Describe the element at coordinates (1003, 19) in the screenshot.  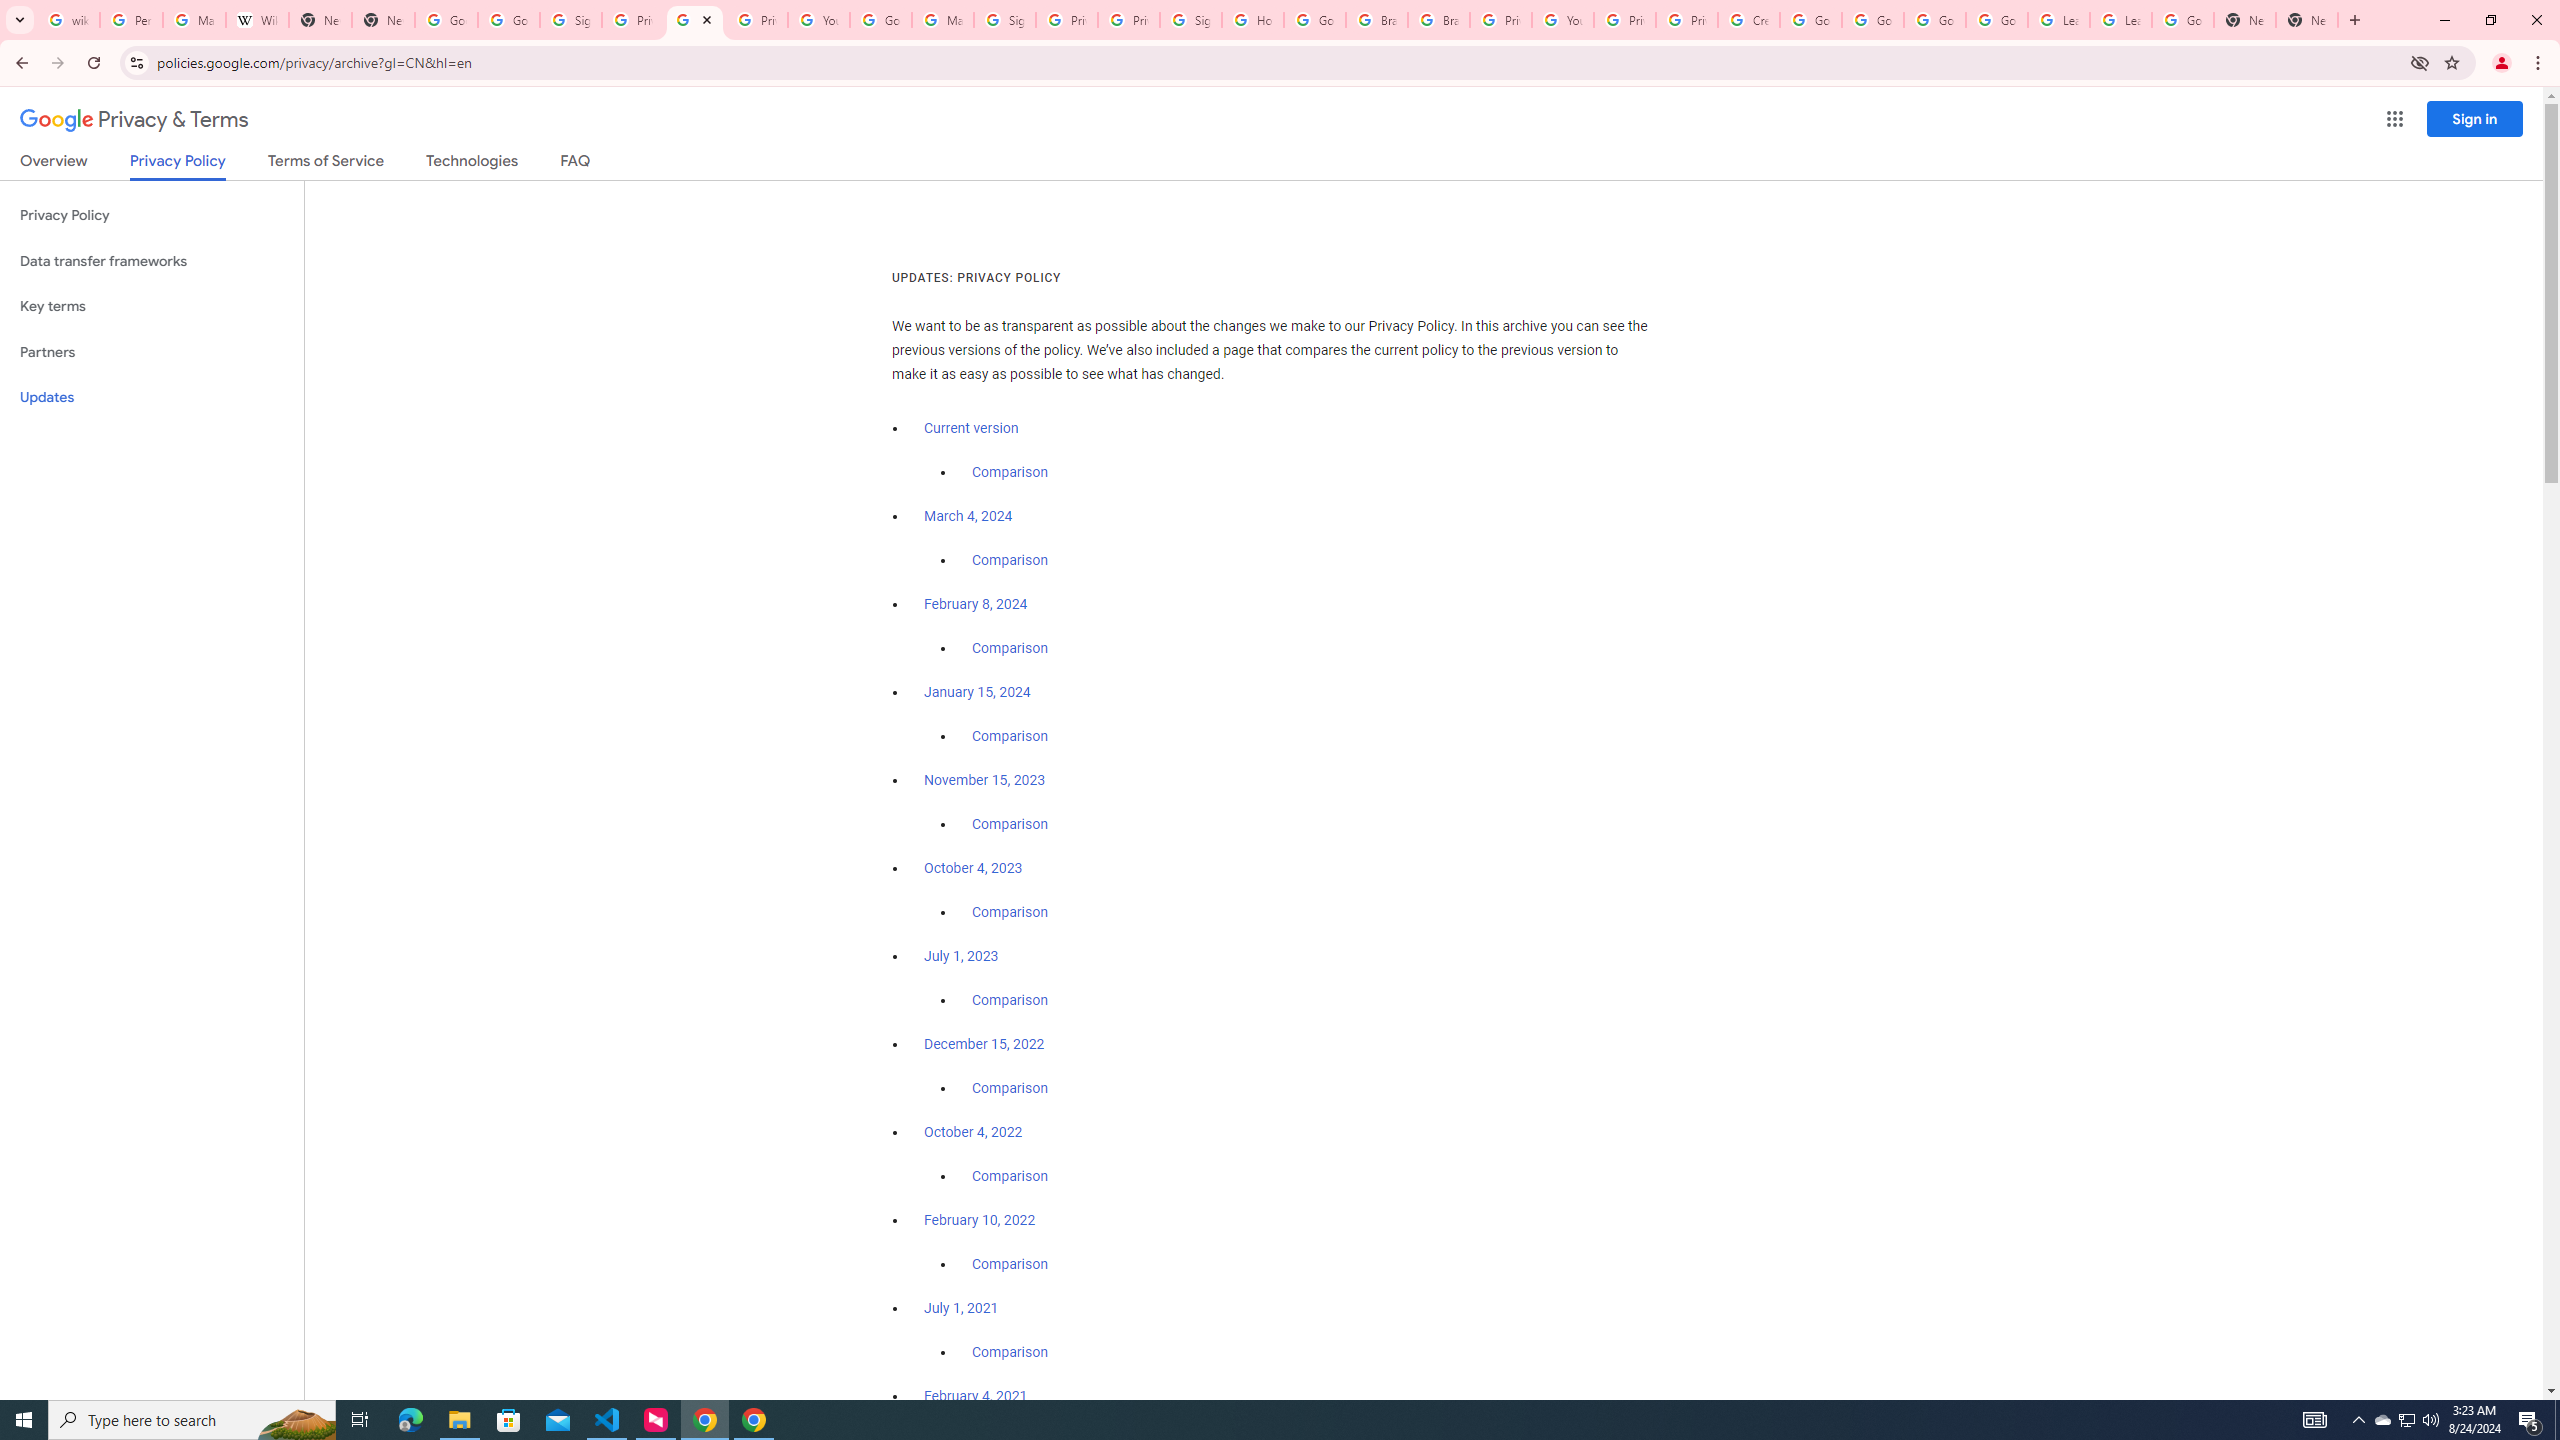
I see `'Sign in - Google Accounts'` at that location.